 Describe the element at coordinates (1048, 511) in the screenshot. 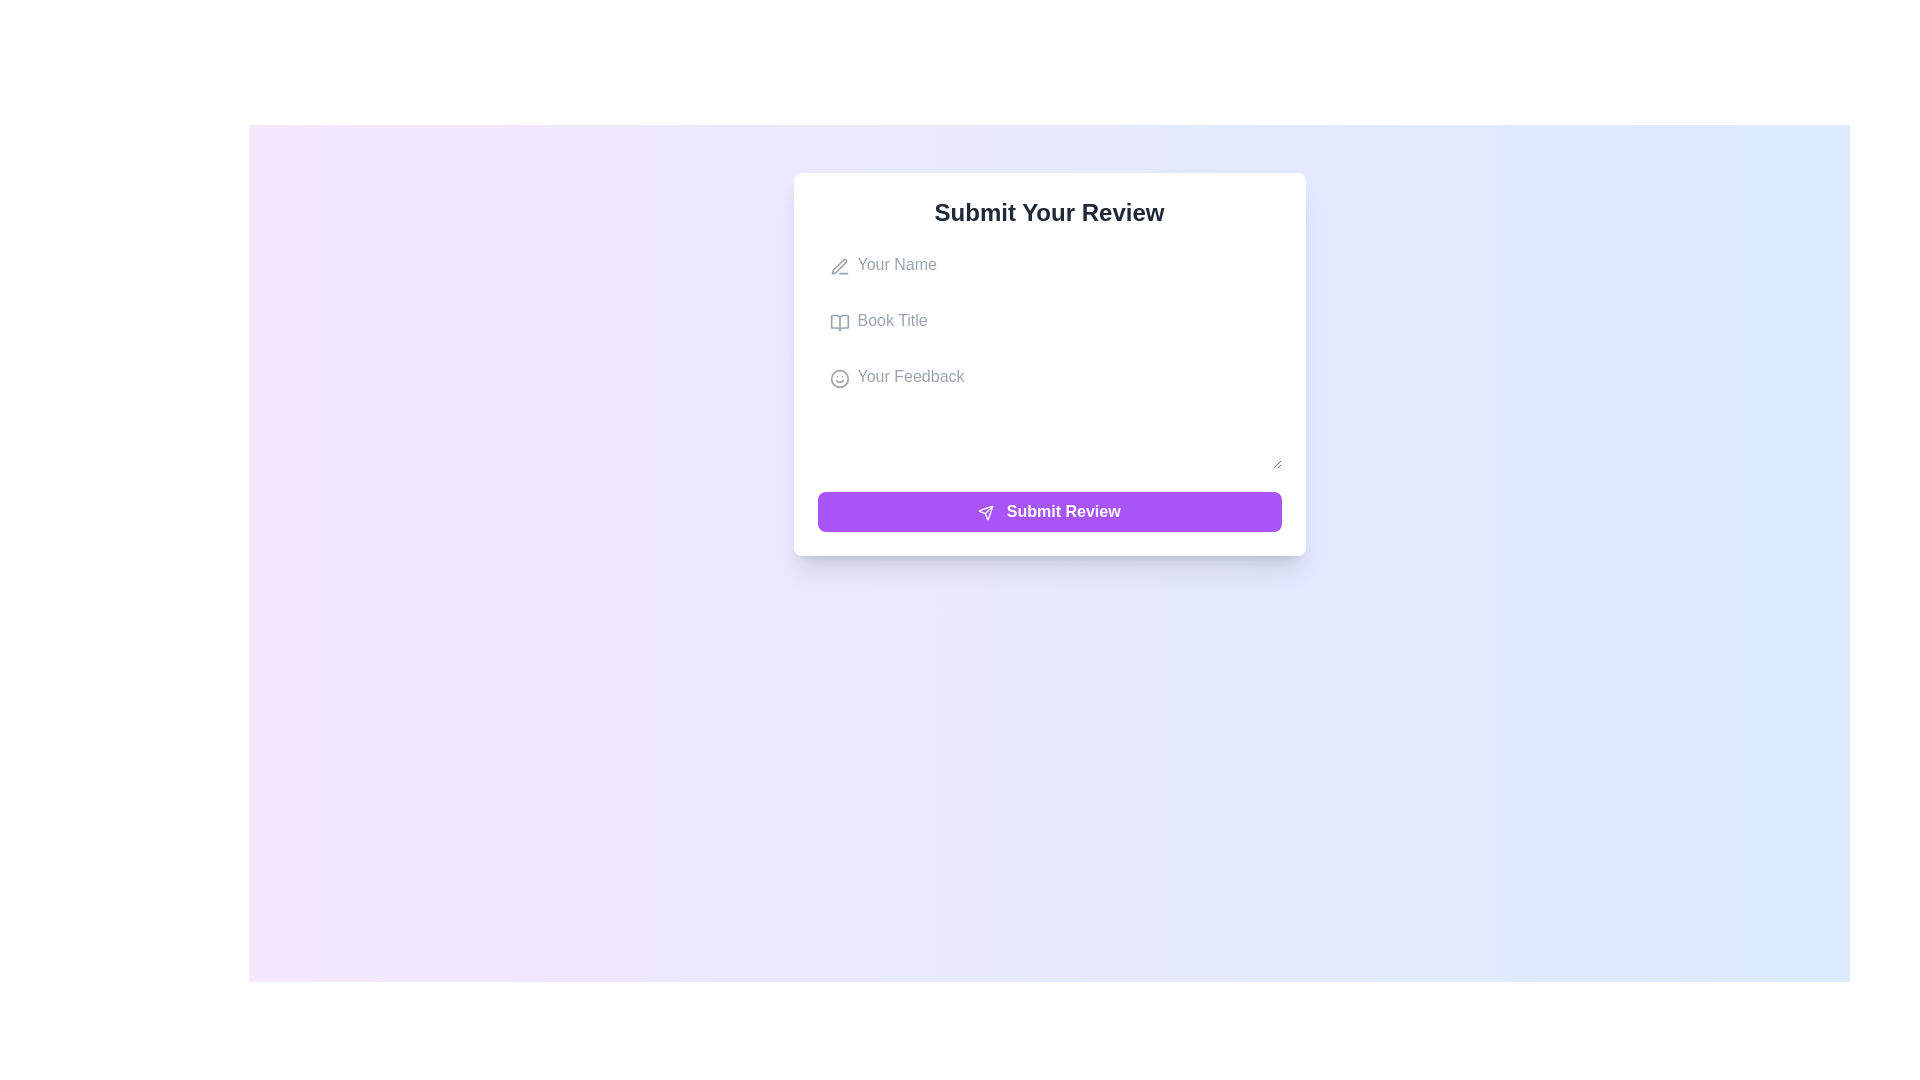

I see `the submit button located at the bottom center of the form` at that location.